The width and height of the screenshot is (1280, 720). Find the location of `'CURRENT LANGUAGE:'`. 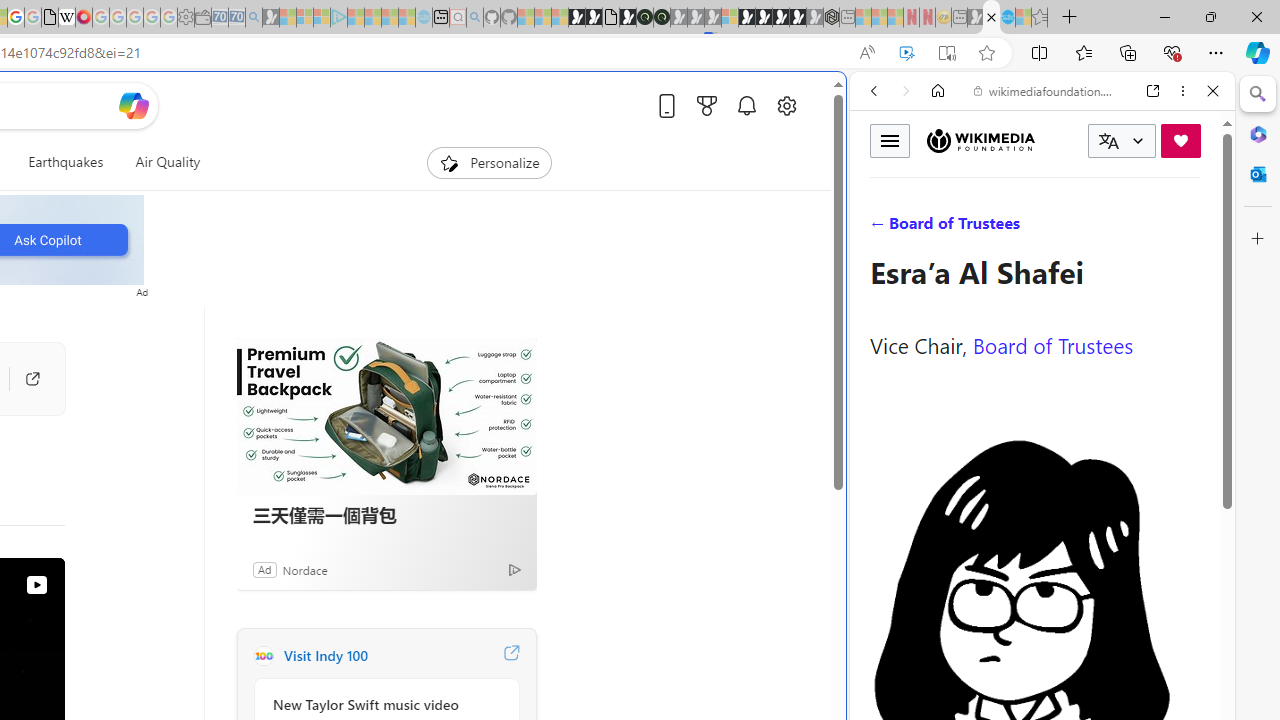

'CURRENT LANGUAGE:' is located at coordinates (1121, 140).